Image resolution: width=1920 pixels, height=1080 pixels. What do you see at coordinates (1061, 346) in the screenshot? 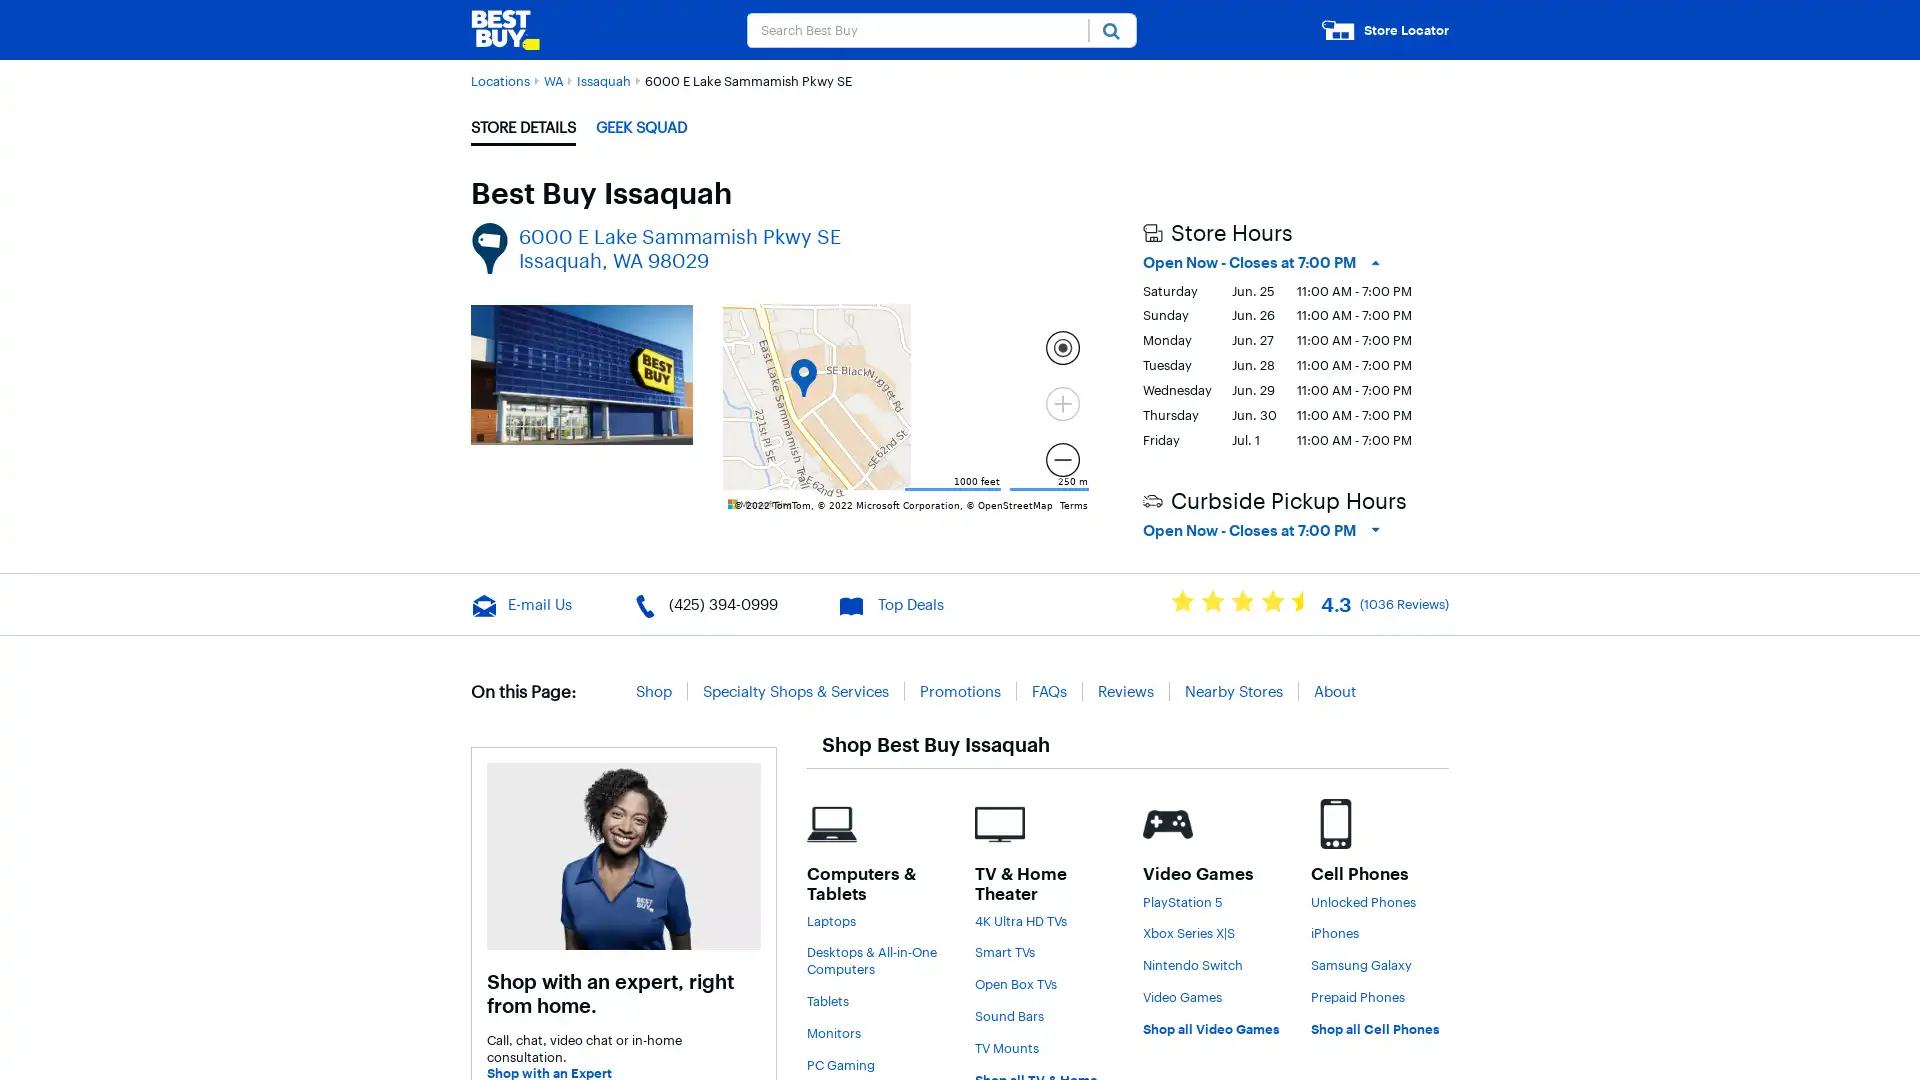
I see `Locate me` at bounding box center [1061, 346].